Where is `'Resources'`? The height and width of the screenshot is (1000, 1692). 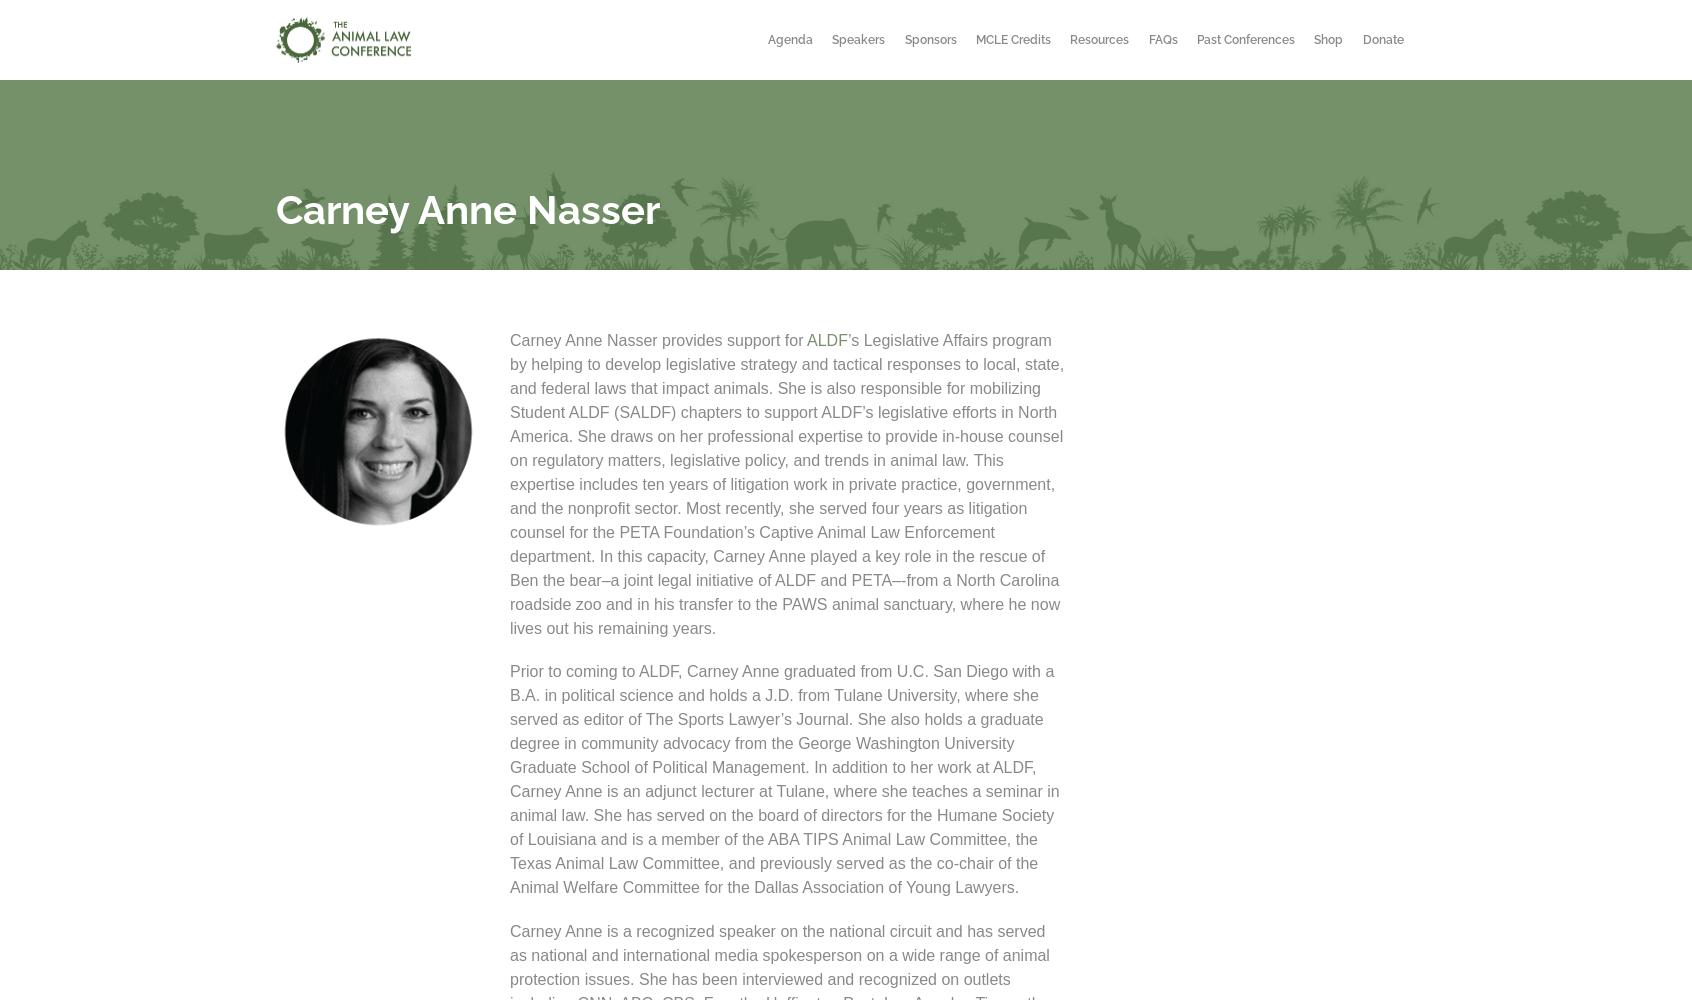 'Resources' is located at coordinates (1099, 40).